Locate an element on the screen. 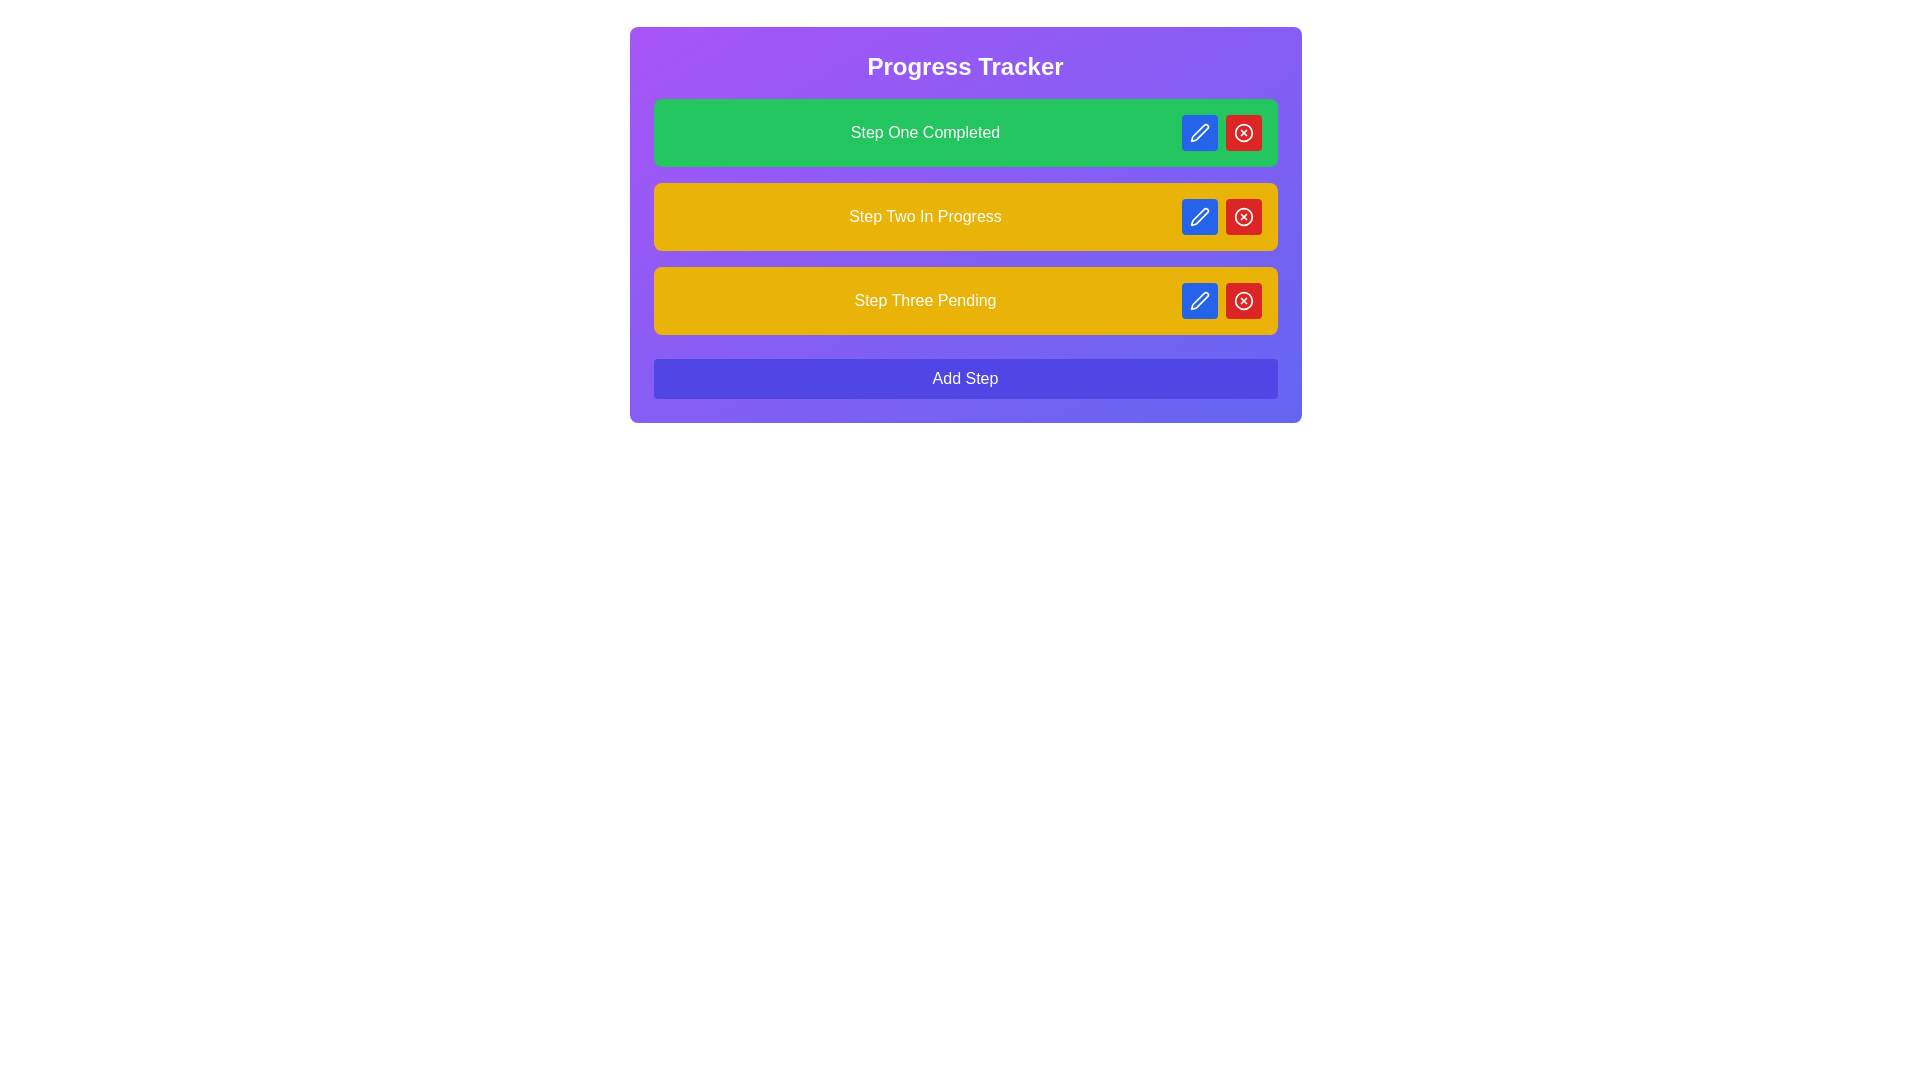  the blue edit button, which is part of a group of interactive buttons for editing and deleting, located on the right side of the 'Step Three Pending' yellow bar in the Progress Tracker list is located at coordinates (1220, 300).